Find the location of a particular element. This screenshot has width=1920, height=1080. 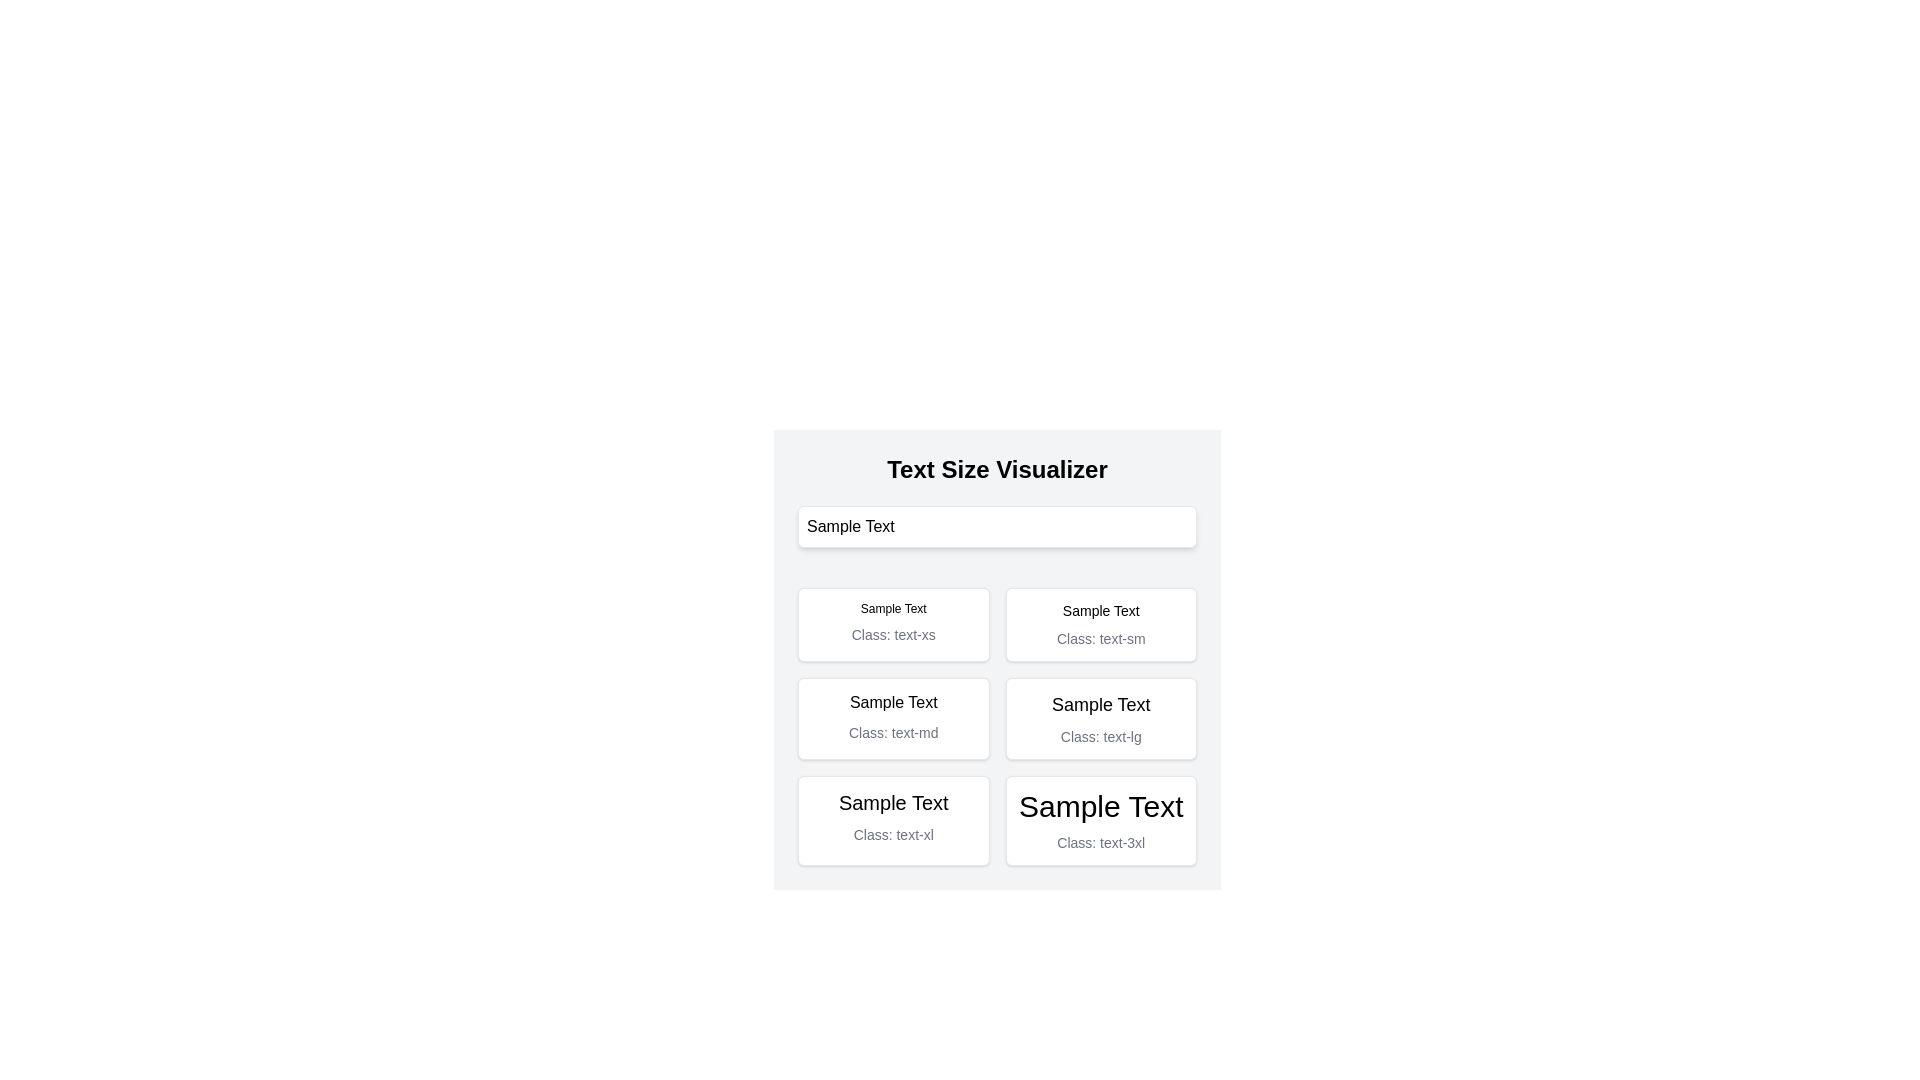

the Text Label located at the top of the card in the top-left group of elements within a grid layout is located at coordinates (892, 608).